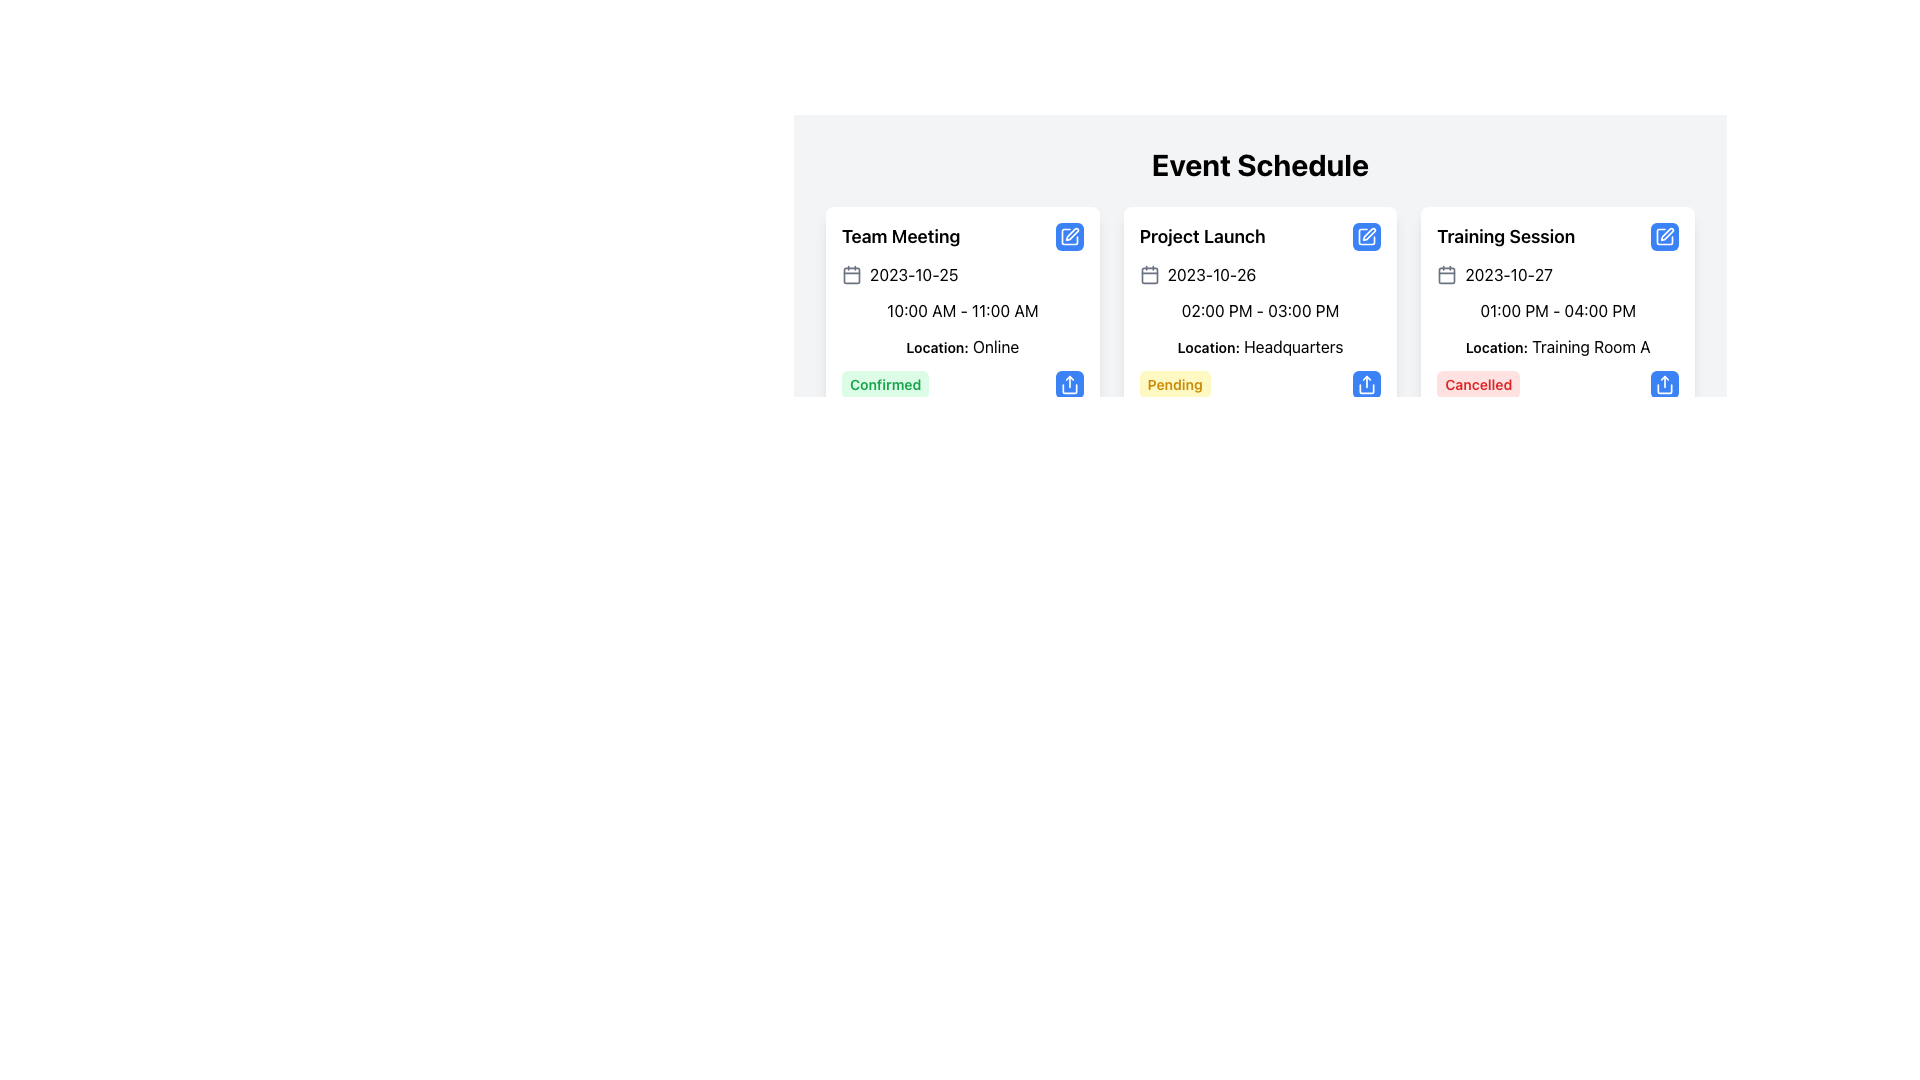  Describe the element at coordinates (913, 274) in the screenshot. I see `the text display showing the scheduled date for the 'Team Meeting' event, located below the title and above the time range` at that location.